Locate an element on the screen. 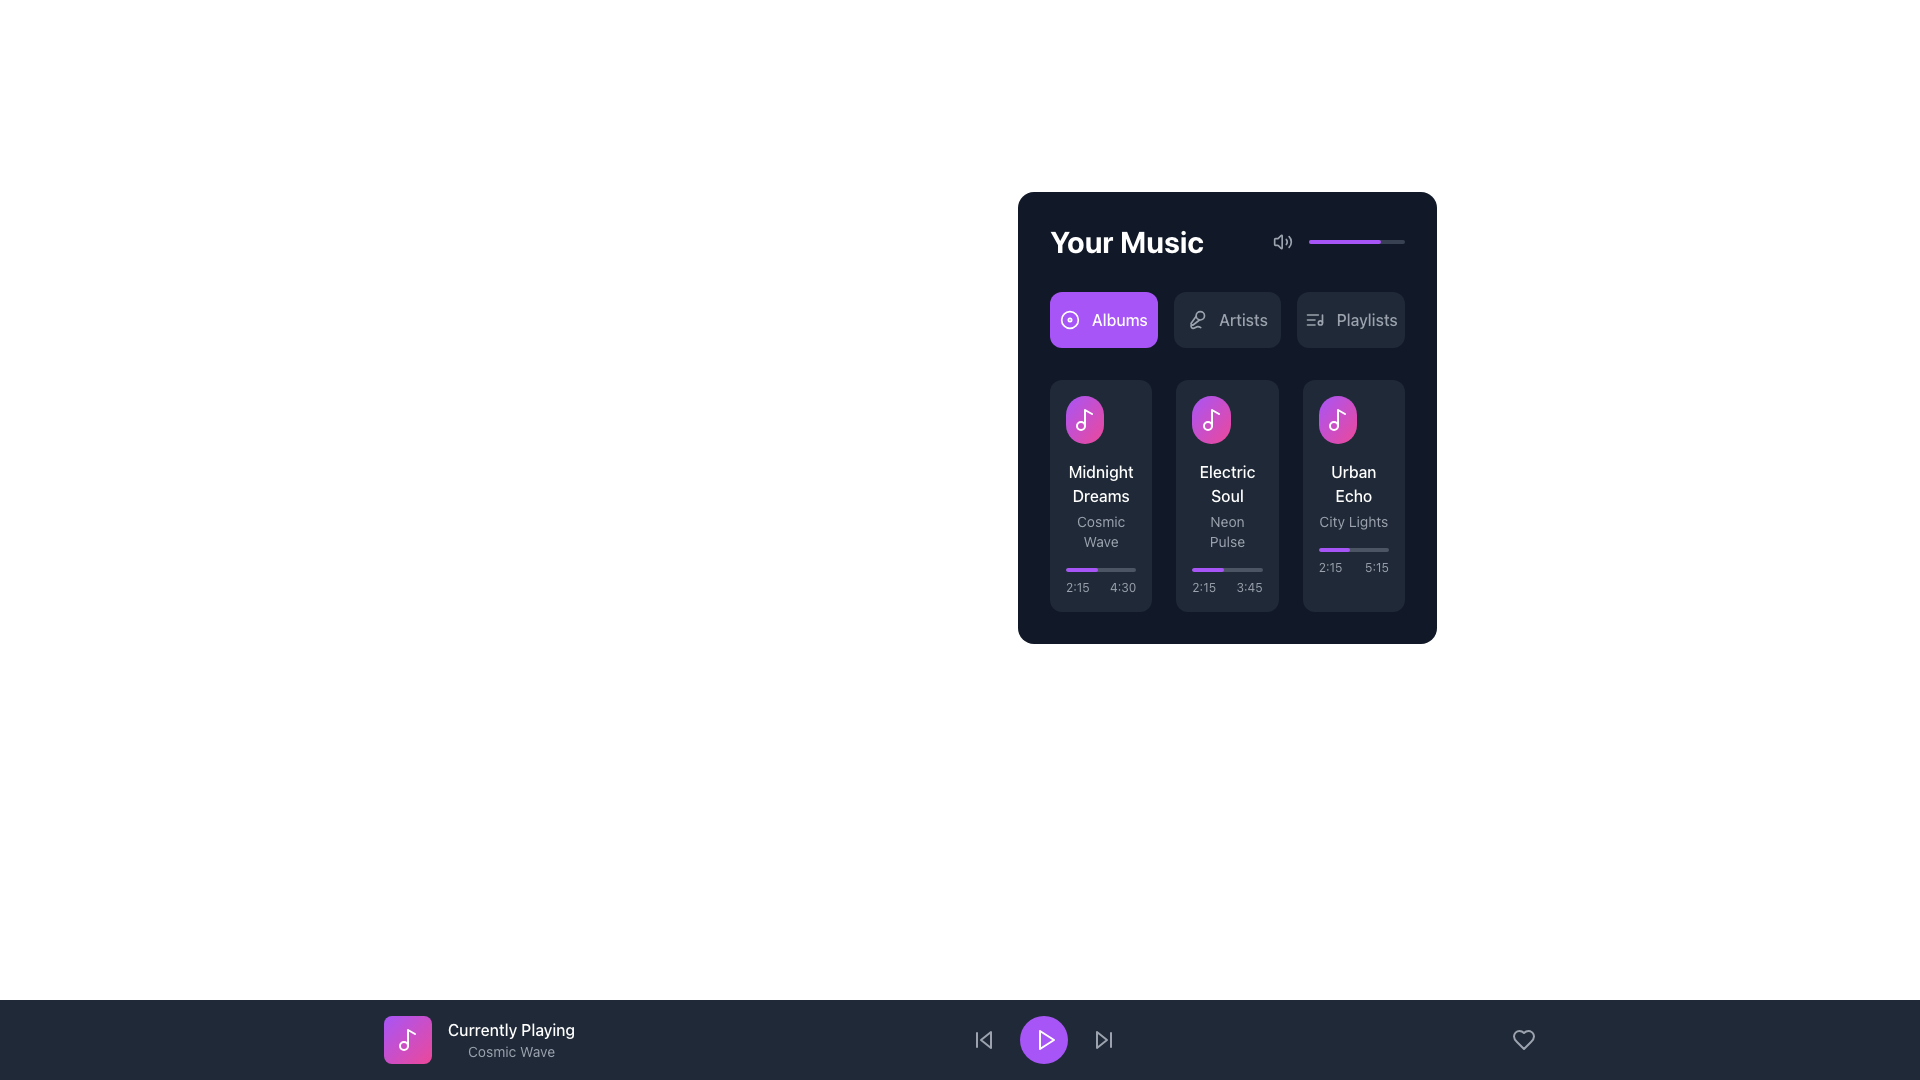 Image resolution: width=1920 pixels, height=1080 pixels. the play button located at the bottom center of the media player interface is located at coordinates (1042, 1039).